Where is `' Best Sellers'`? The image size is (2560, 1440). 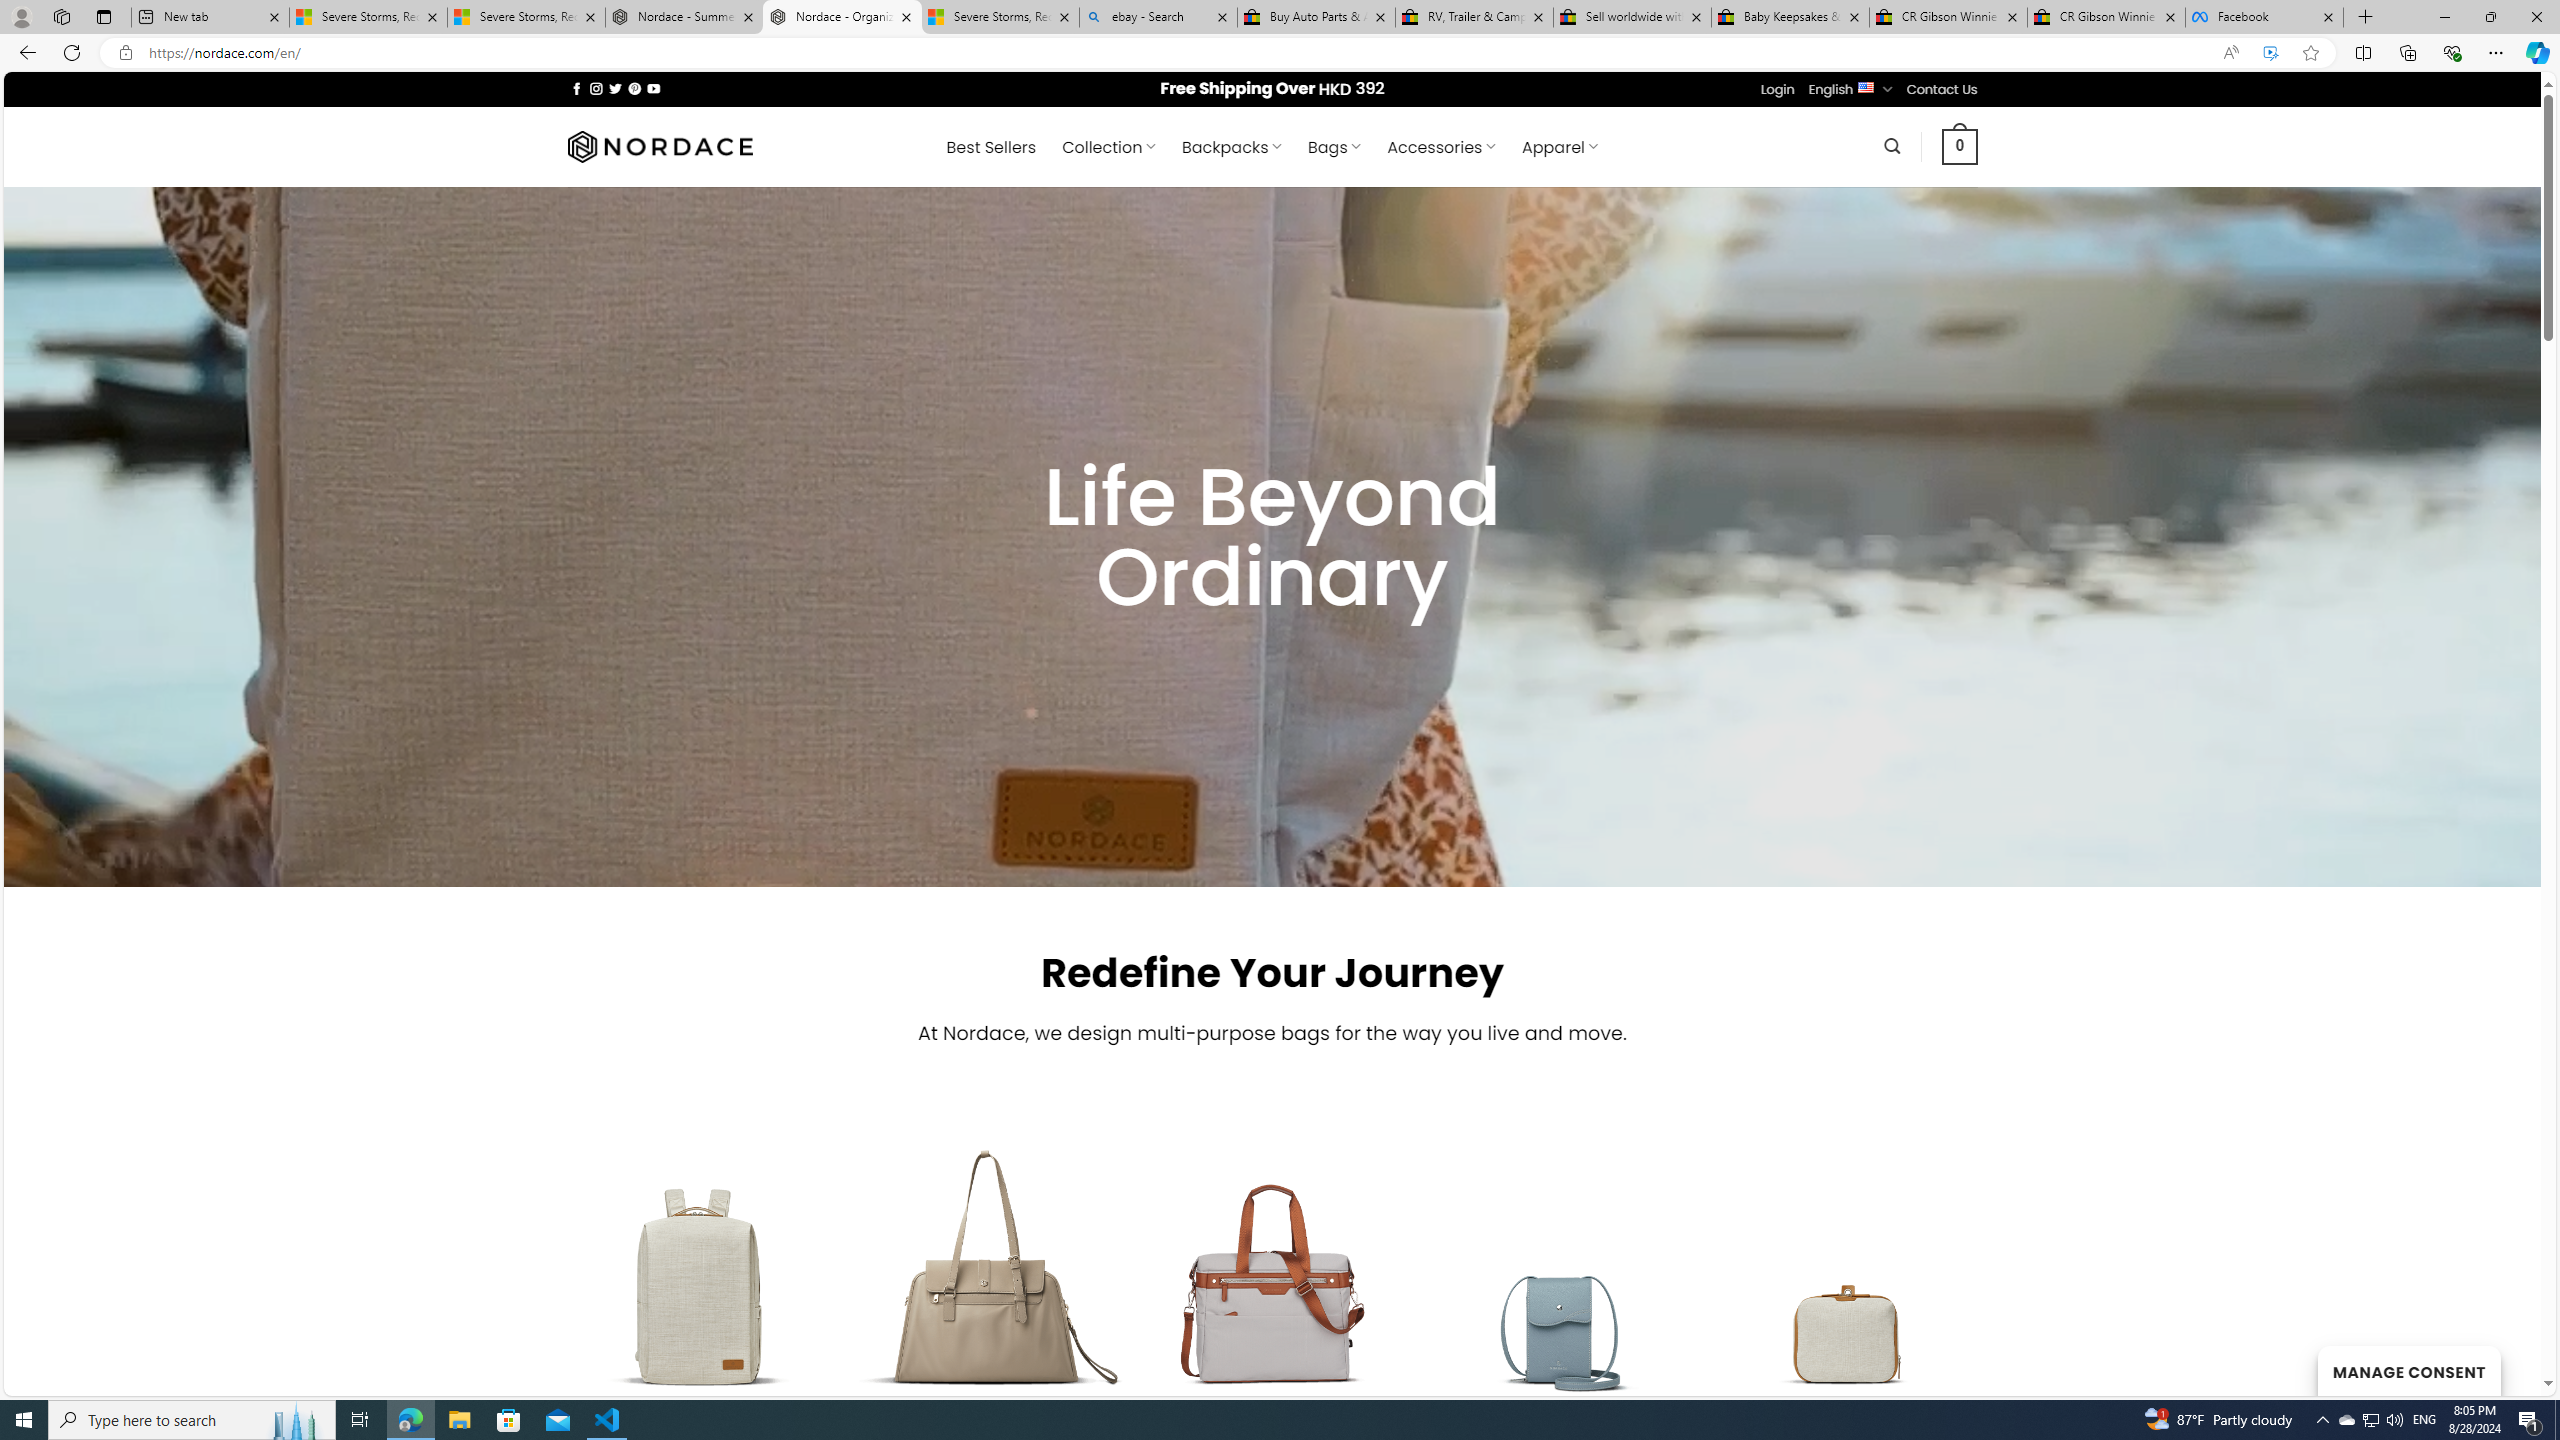
' Best Sellers' is located at coordinates (991, 146).